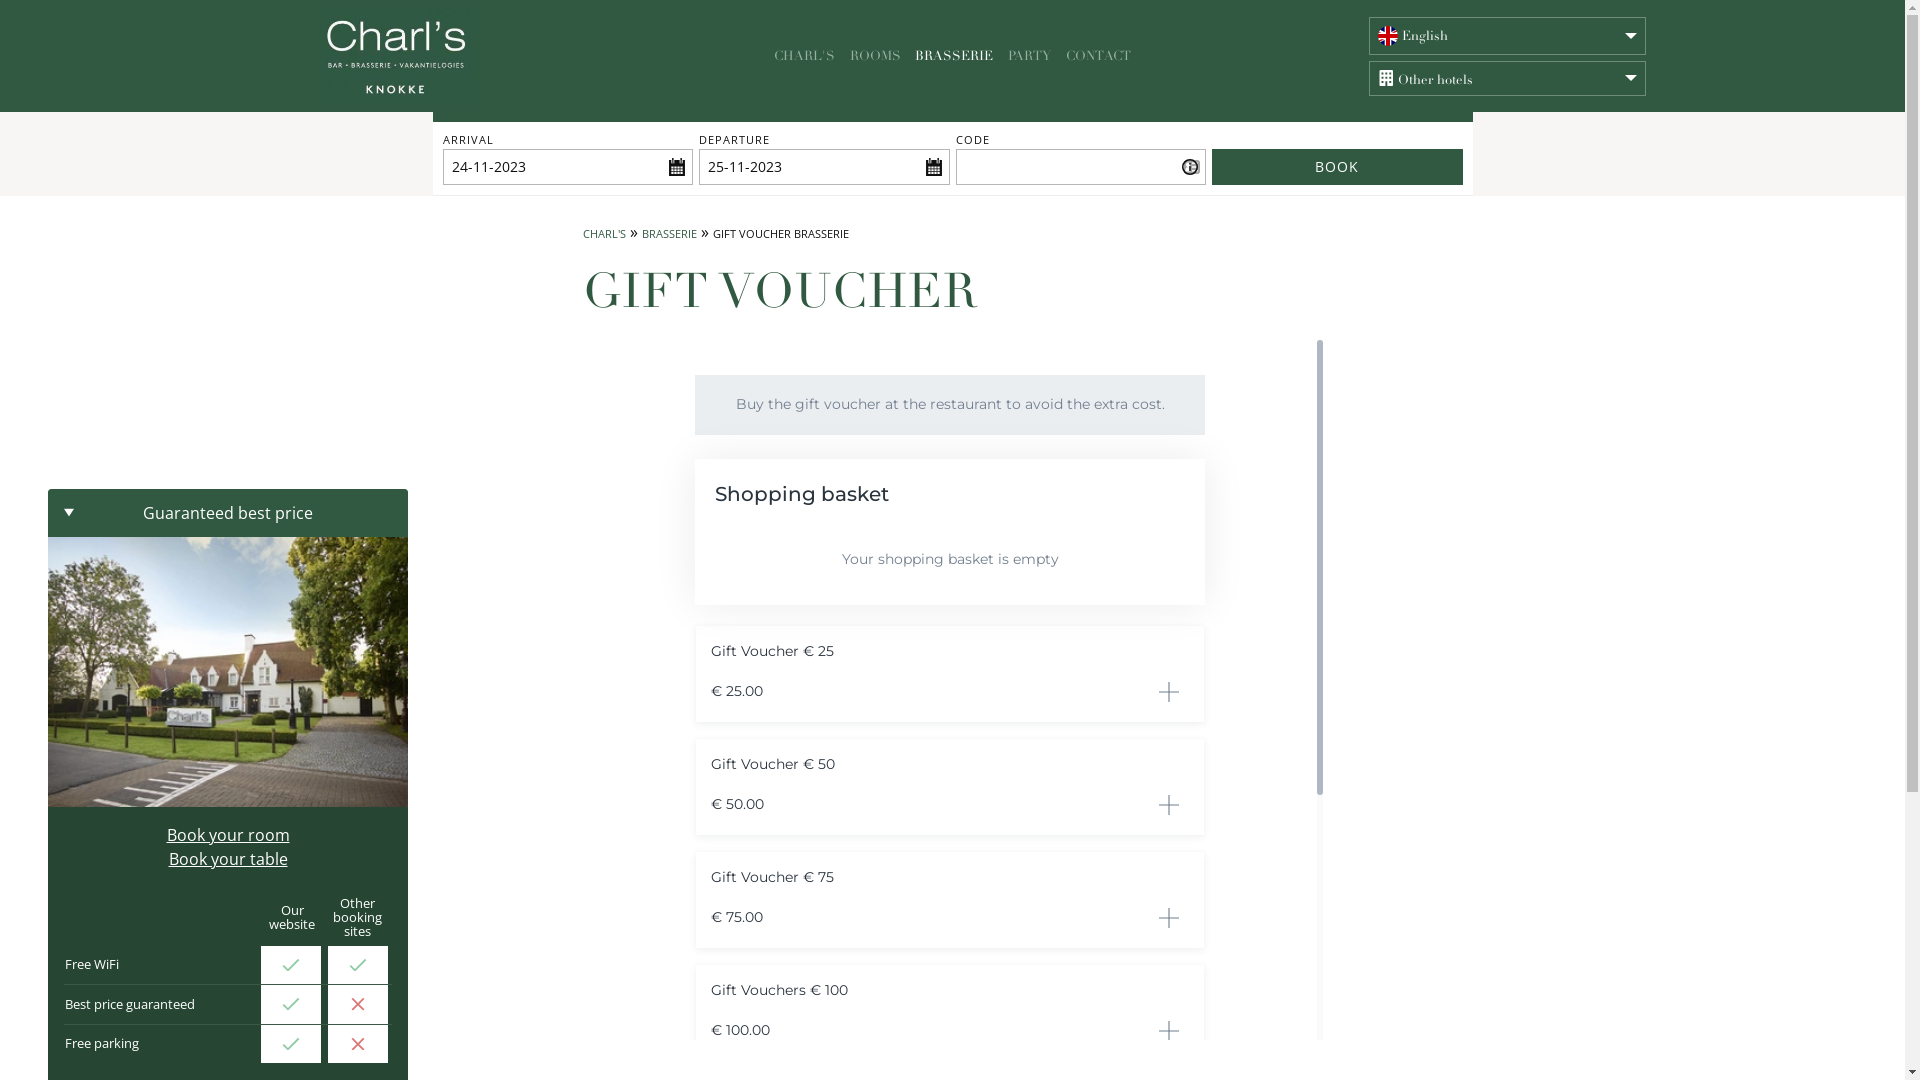 The image size is (1920, 1080). What do you see at coordinates (767, 55) in the screenshot?
I see `'CHARL'S'` at bounding box center [767, 55].